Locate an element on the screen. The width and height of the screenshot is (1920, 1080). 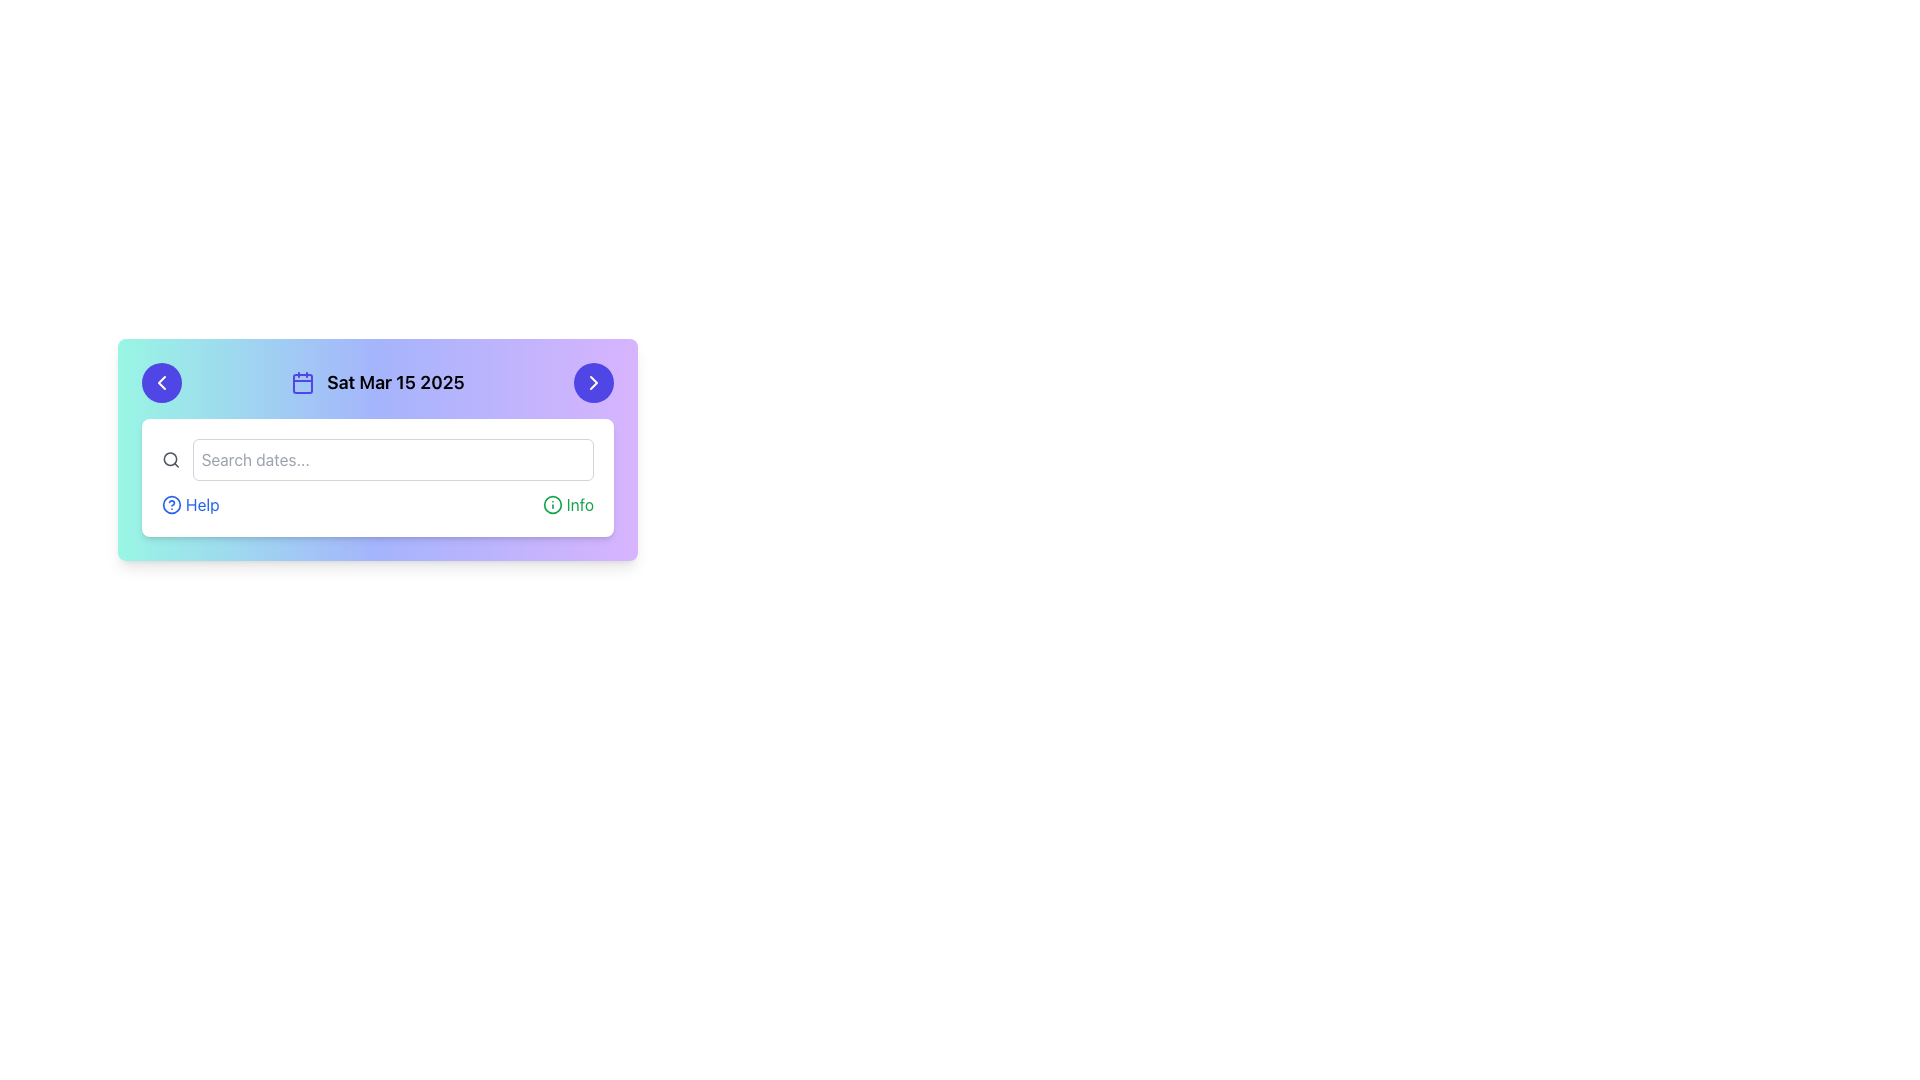
the circular outline component of the 'Help' icon located at the bottom left of the calendar interface card is located at coordinates (172, 503).